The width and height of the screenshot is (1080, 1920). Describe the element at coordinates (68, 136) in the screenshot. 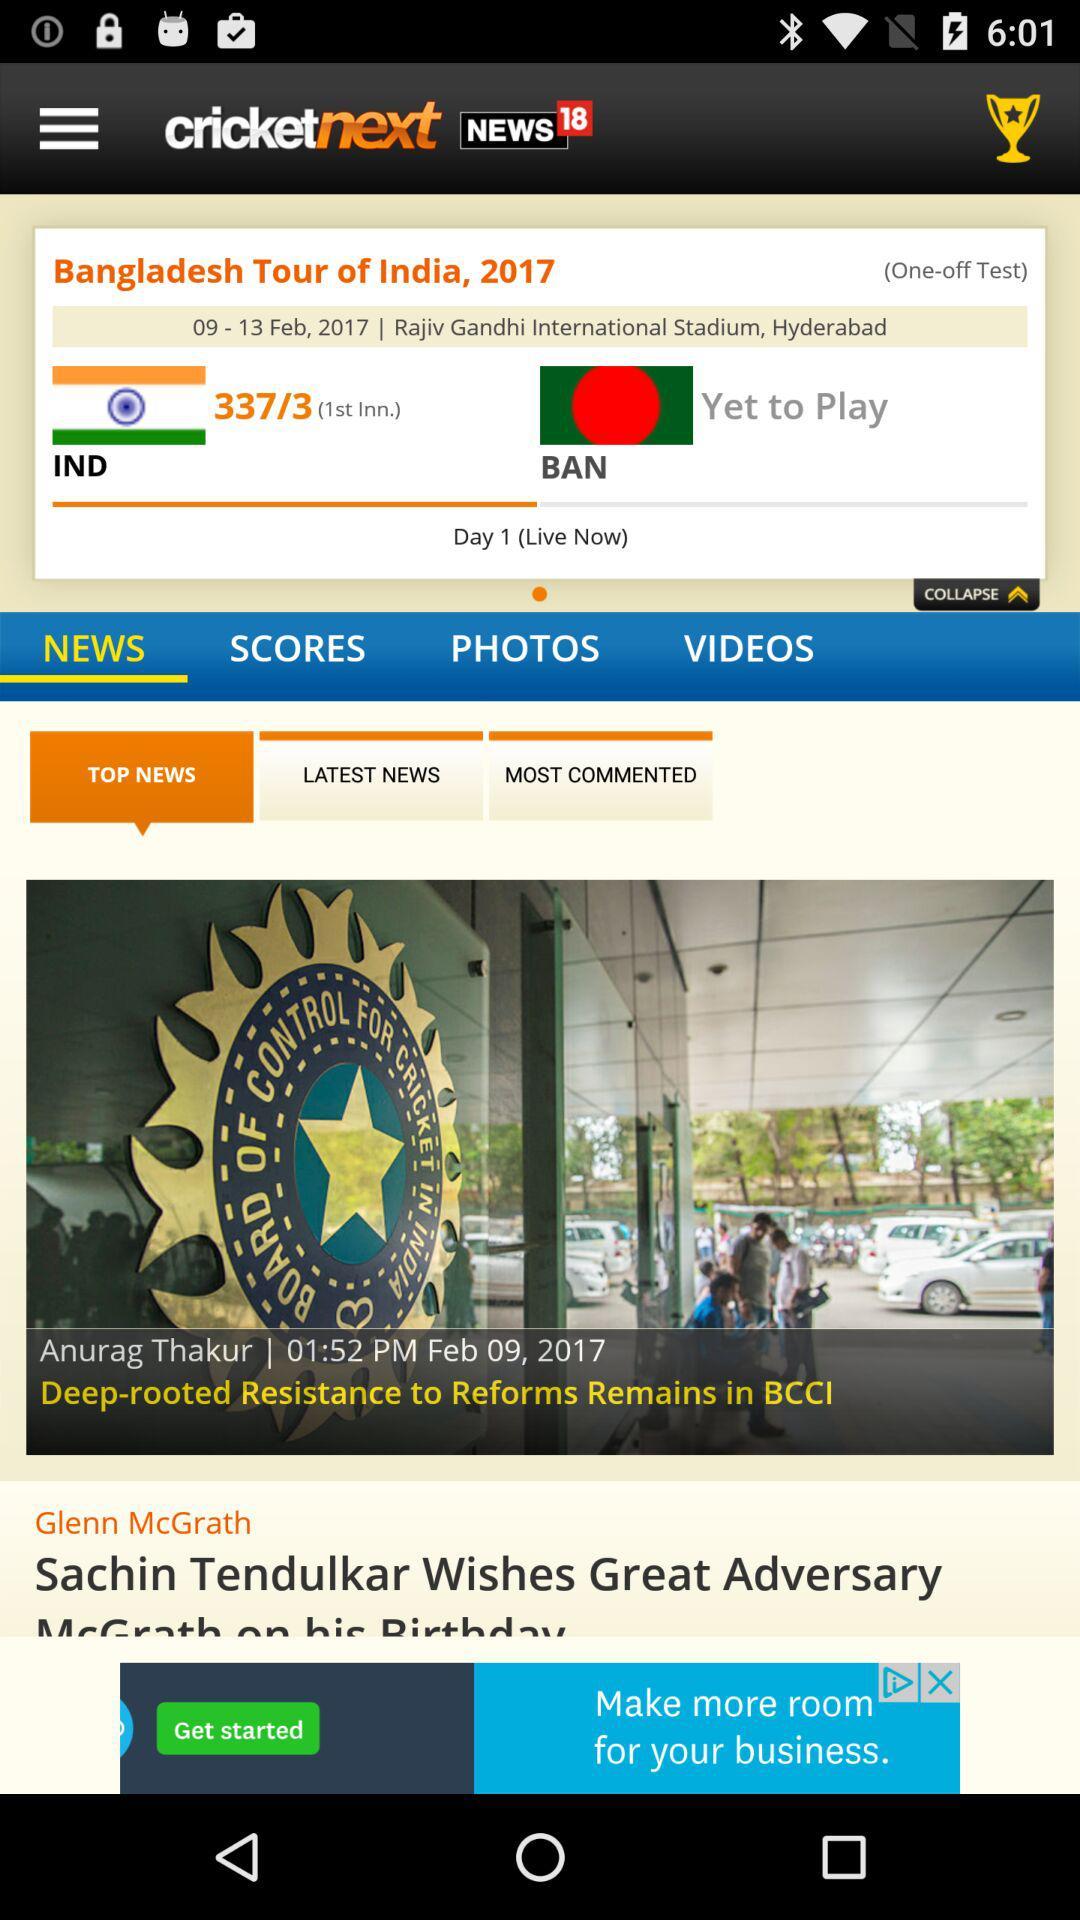

I see `the menu icon` at that location.